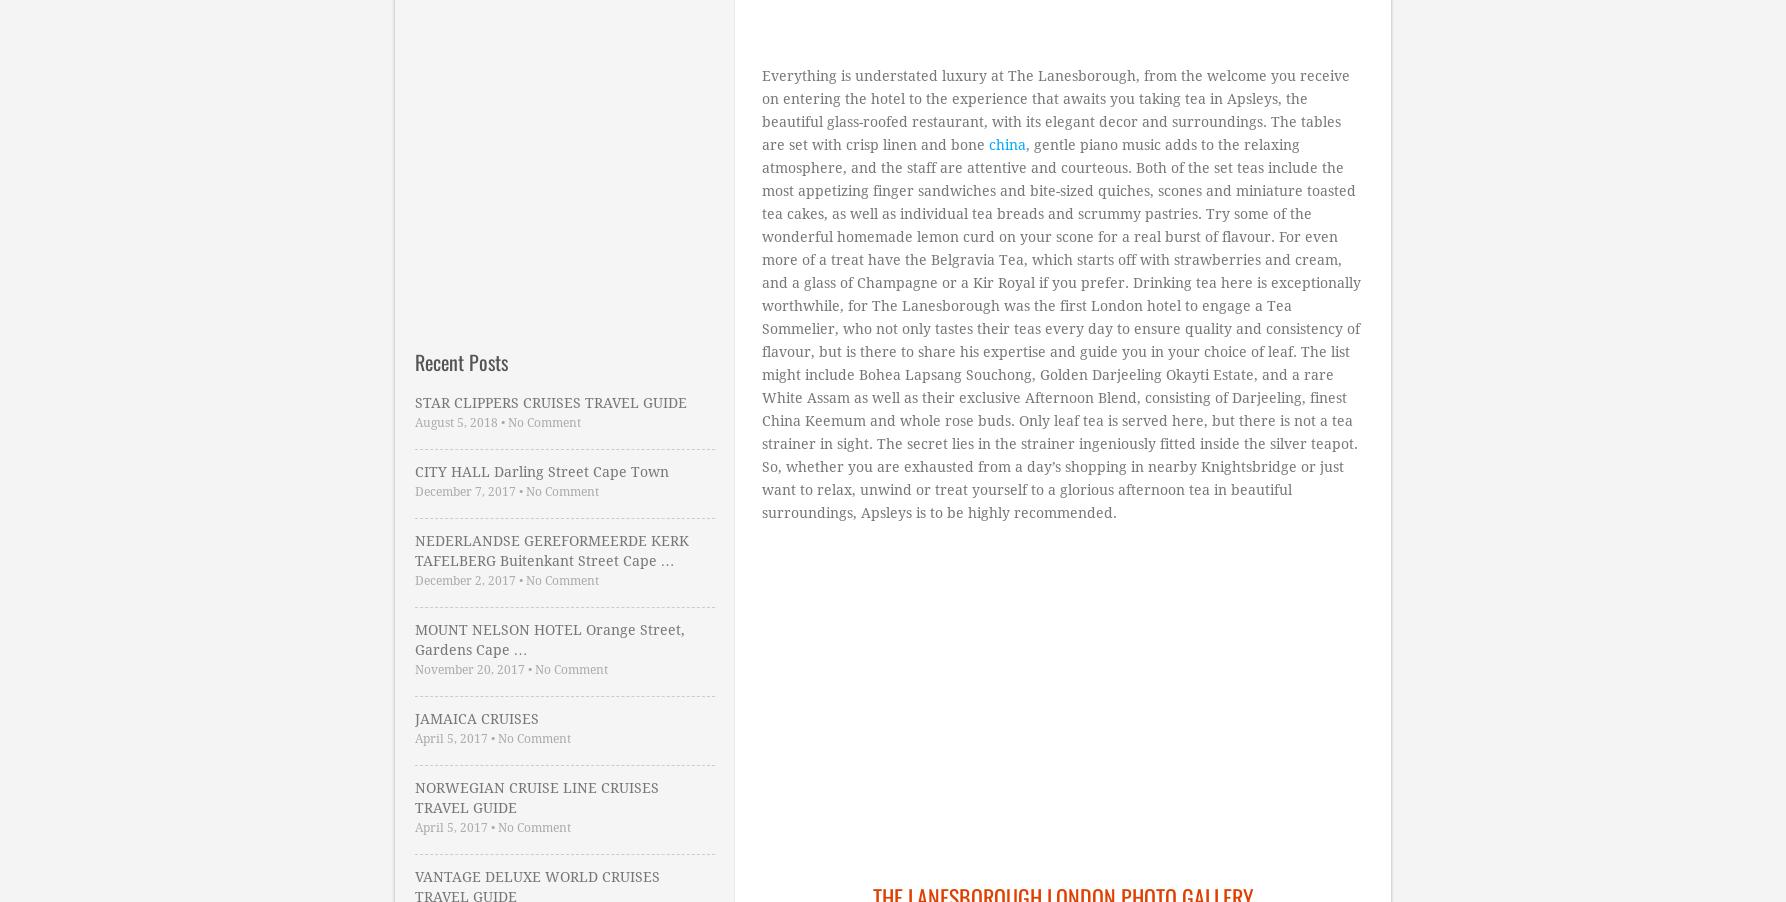 The image size is (1786, 902). I want to click on 'STAR CLIPPERS CRUISES TRAVEL GUIDE', so click(549, 403).